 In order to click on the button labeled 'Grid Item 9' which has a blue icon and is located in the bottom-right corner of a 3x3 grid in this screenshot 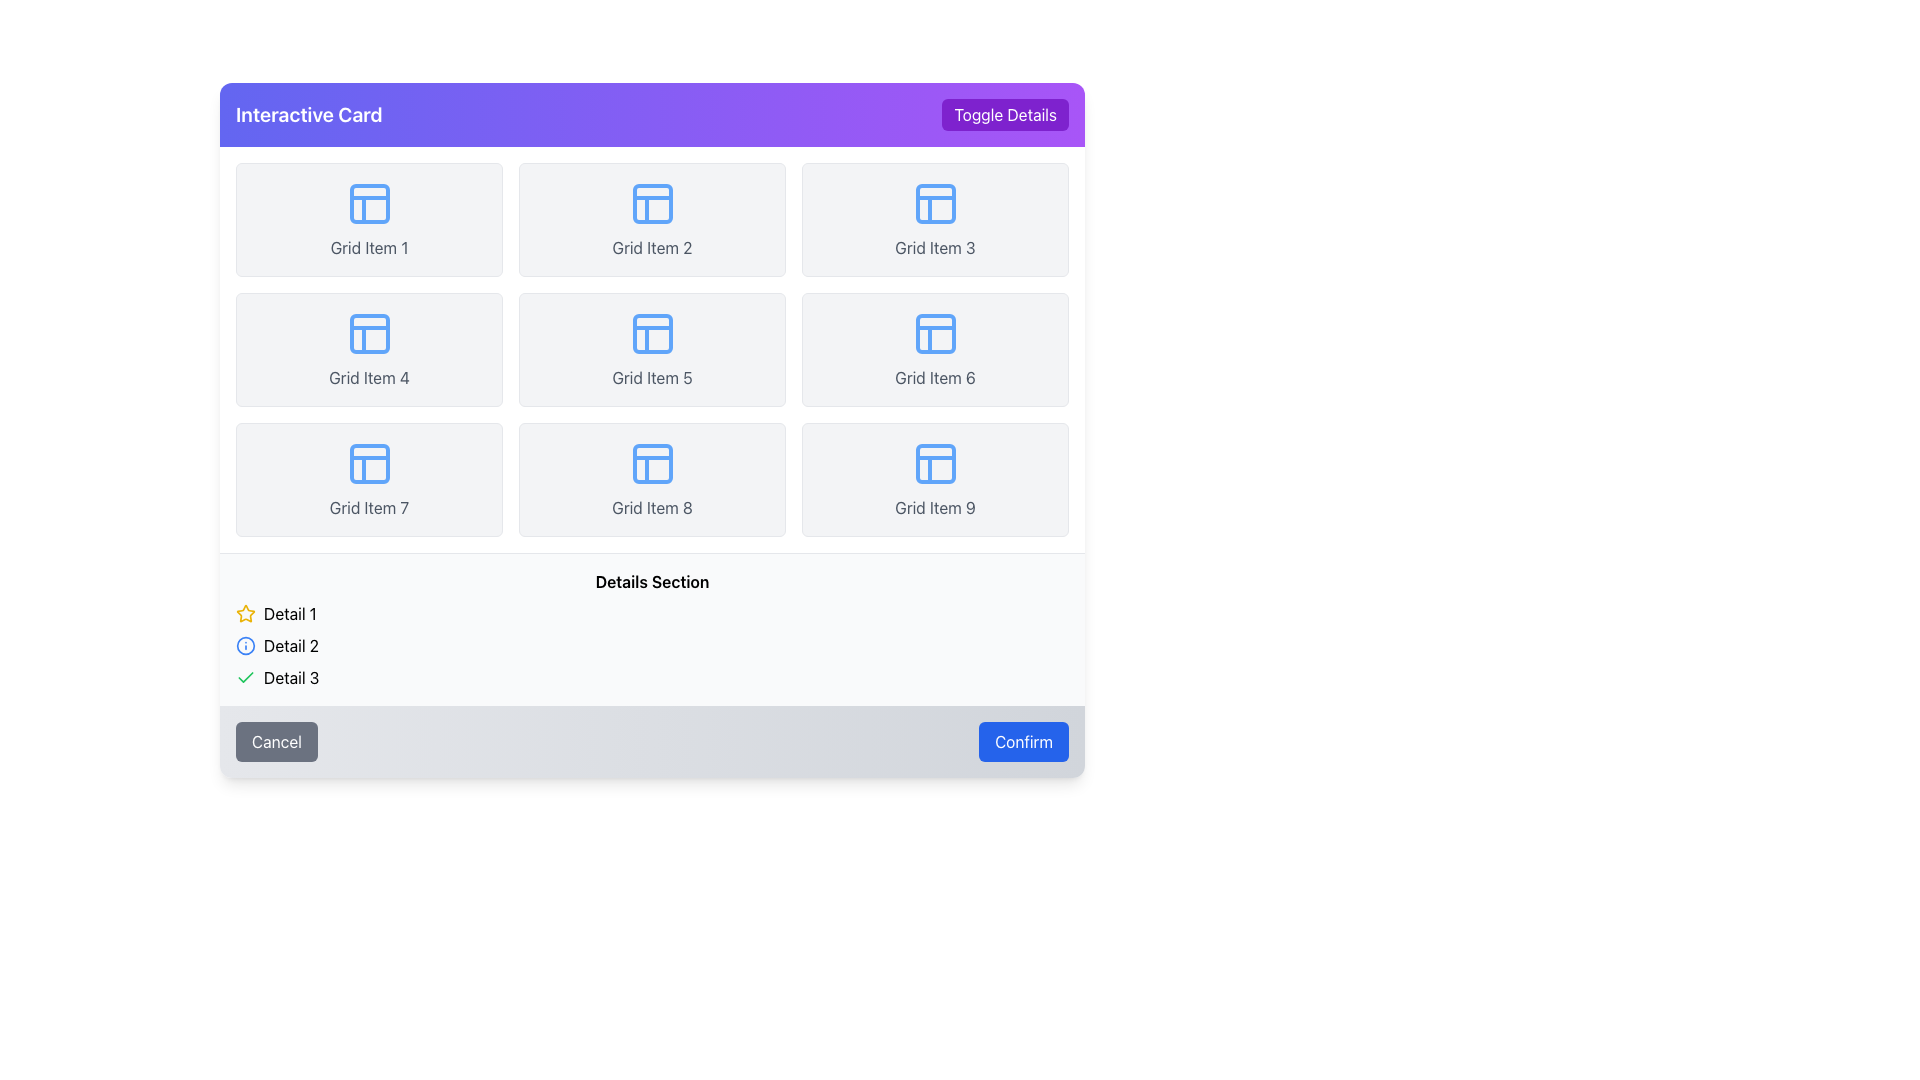, I will do `click(934, 479)`.